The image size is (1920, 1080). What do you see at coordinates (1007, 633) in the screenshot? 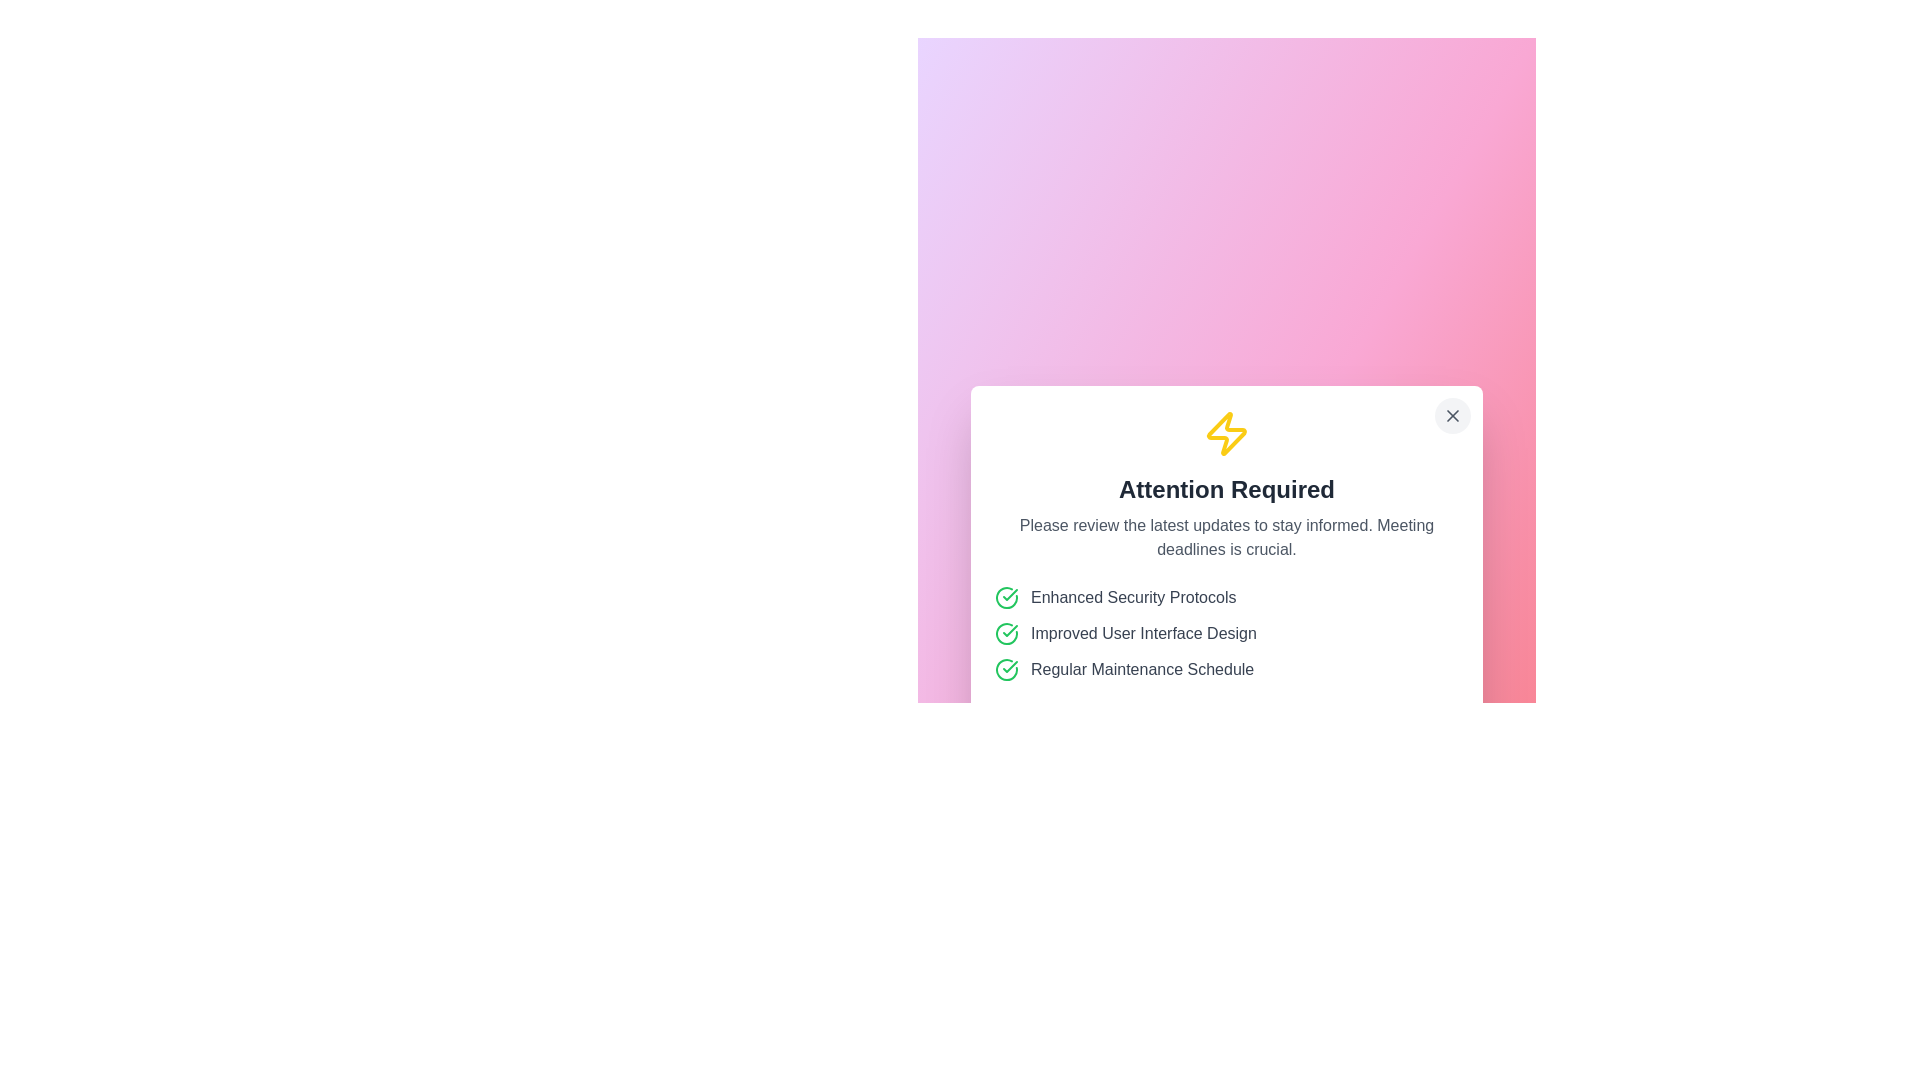
I see `the decorative or status indicator icon positioned to the left of the text 'Improved User Interface Design', which is the second item in a vertical list of similar icons` at bounding box center [1007, 633].